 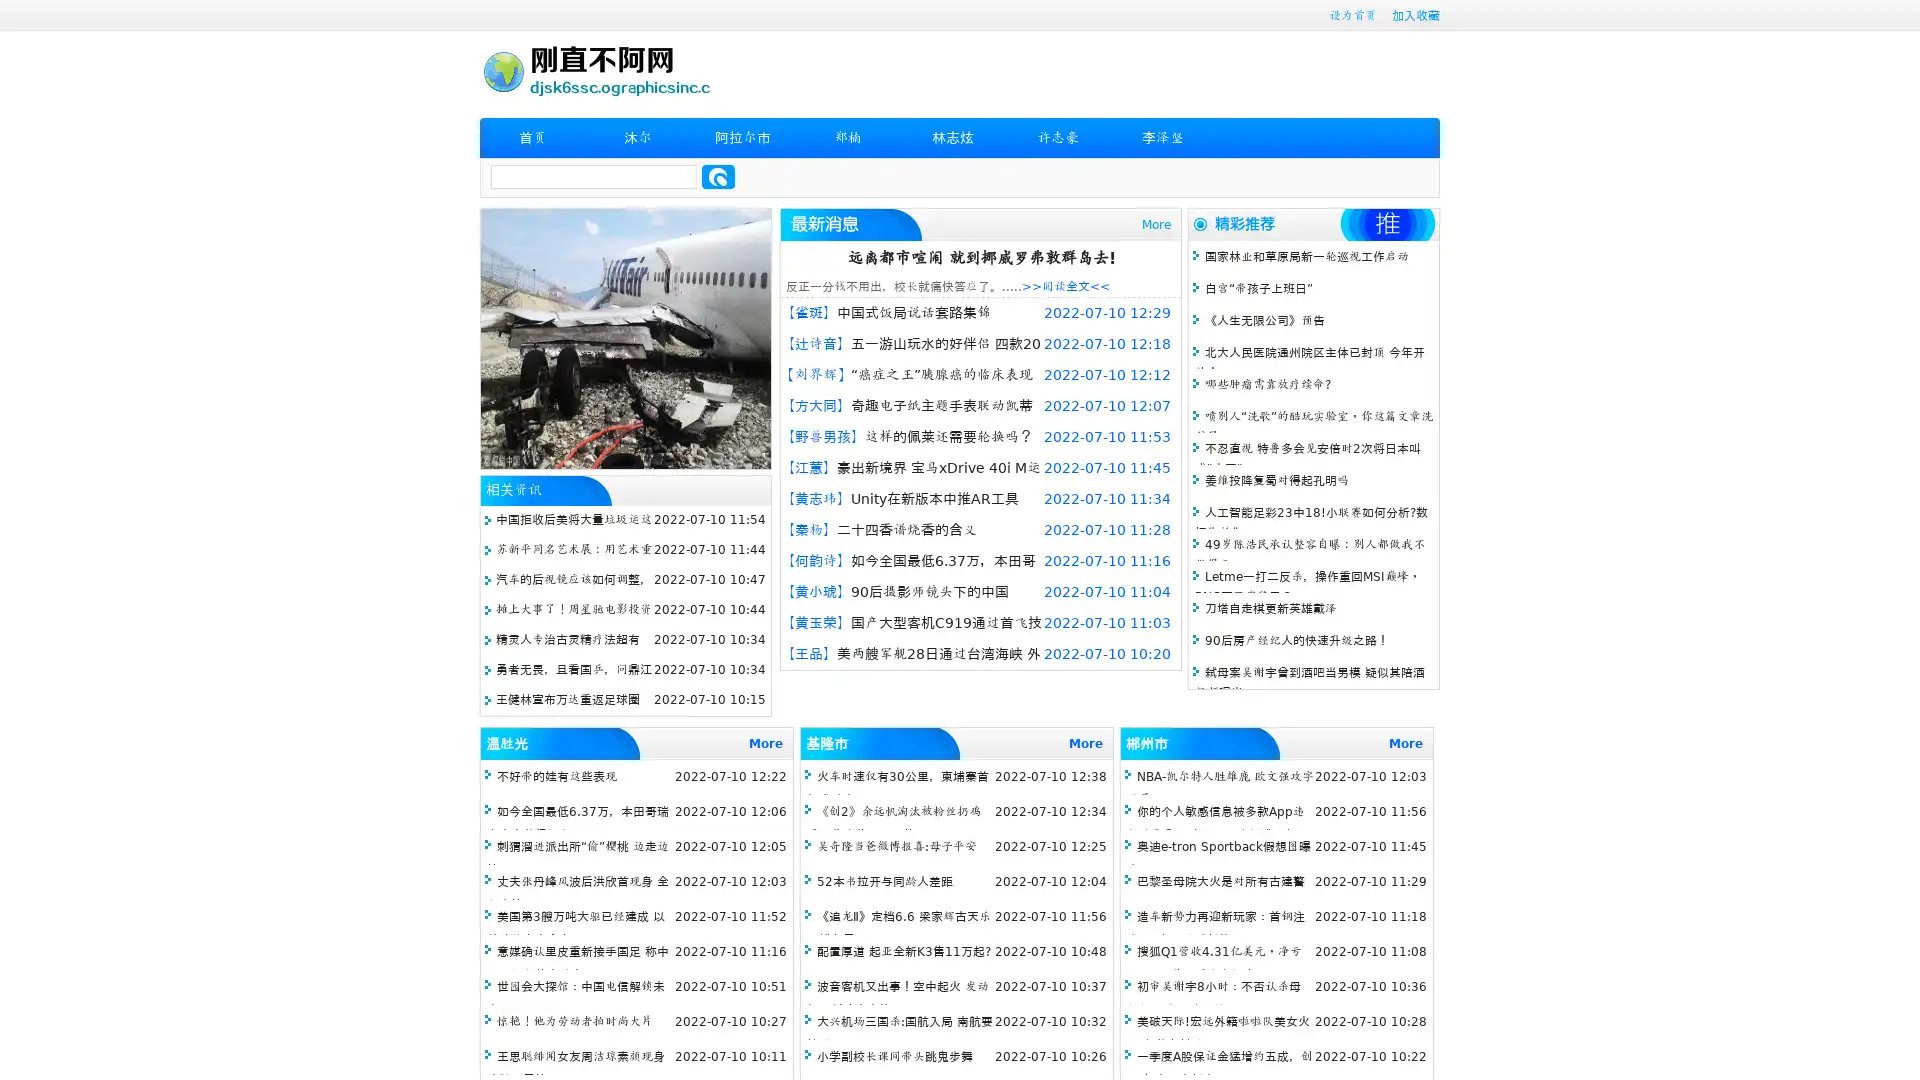 I want to click on Search, so click(x=718, y=176).